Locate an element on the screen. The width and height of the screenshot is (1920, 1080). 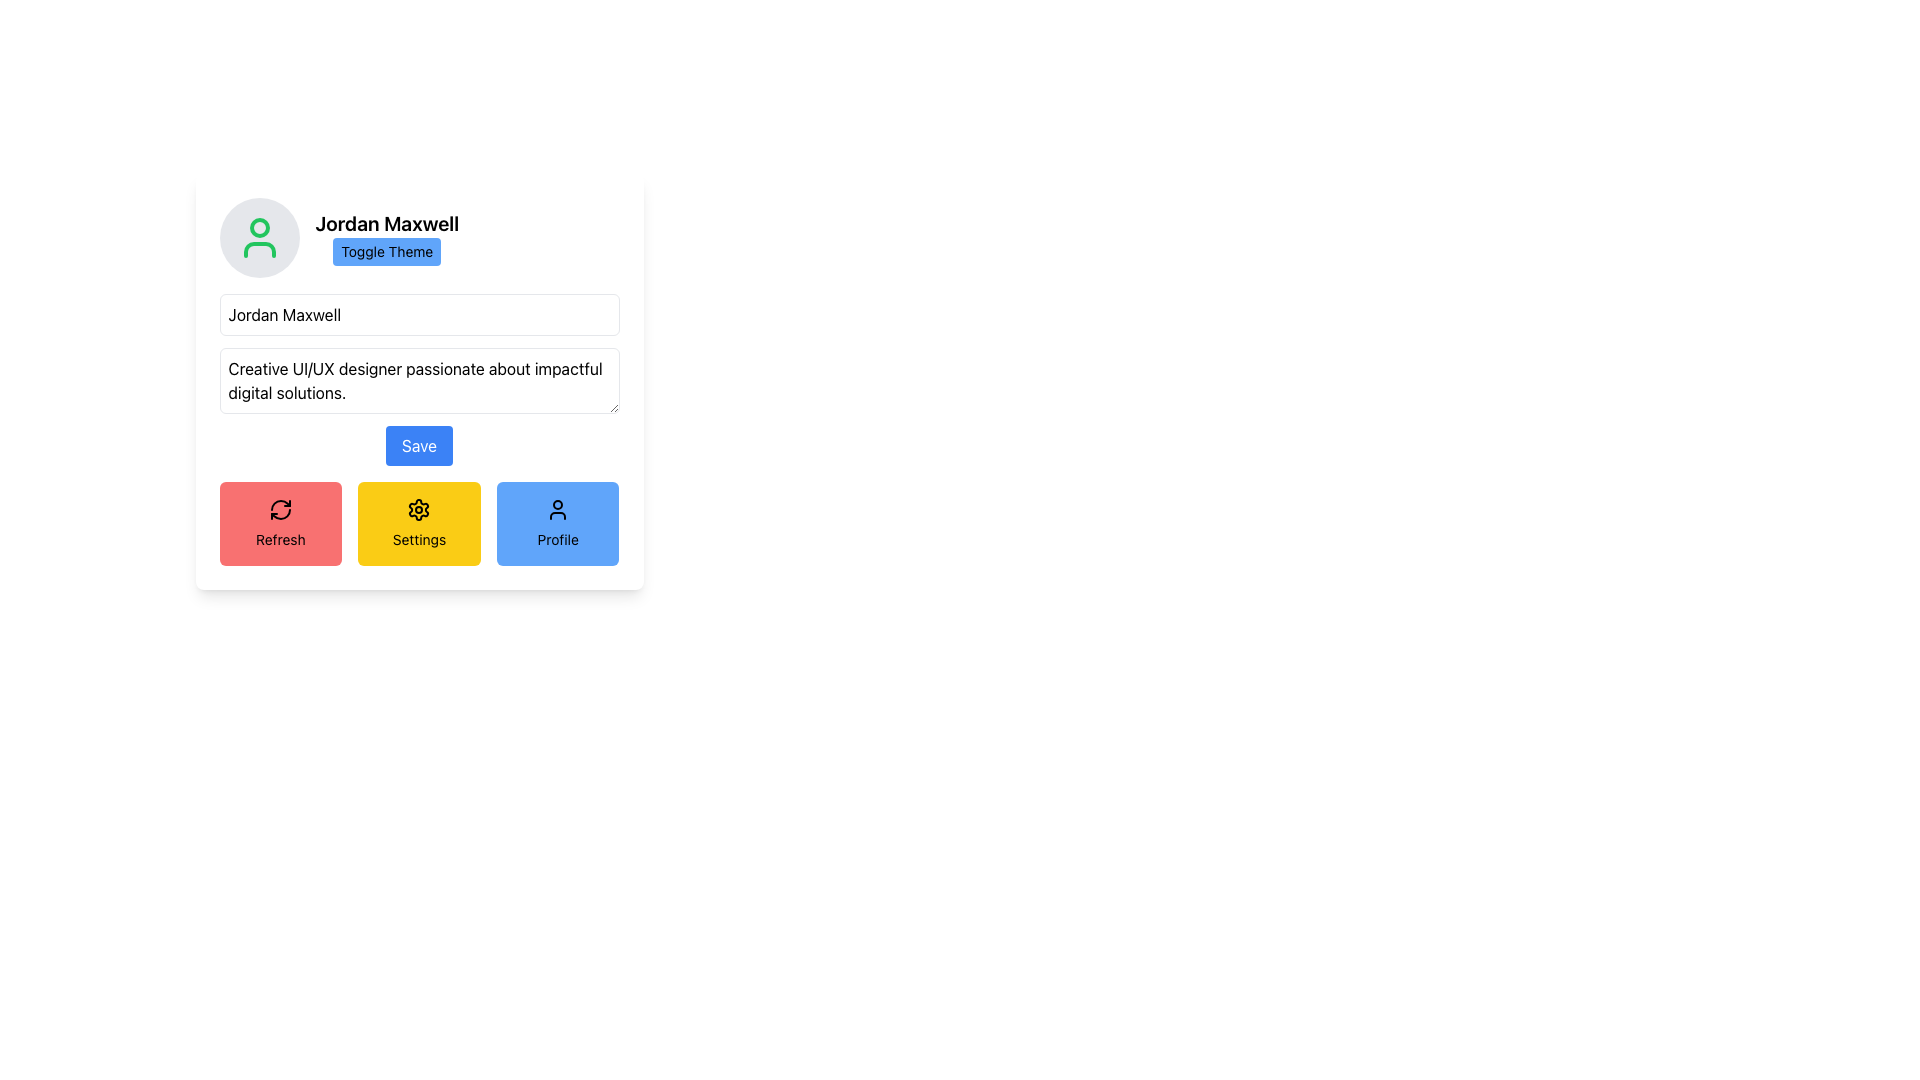
the refresh icon located in the red square at the bottom-left of the interface is located at coordinates (279, 508).